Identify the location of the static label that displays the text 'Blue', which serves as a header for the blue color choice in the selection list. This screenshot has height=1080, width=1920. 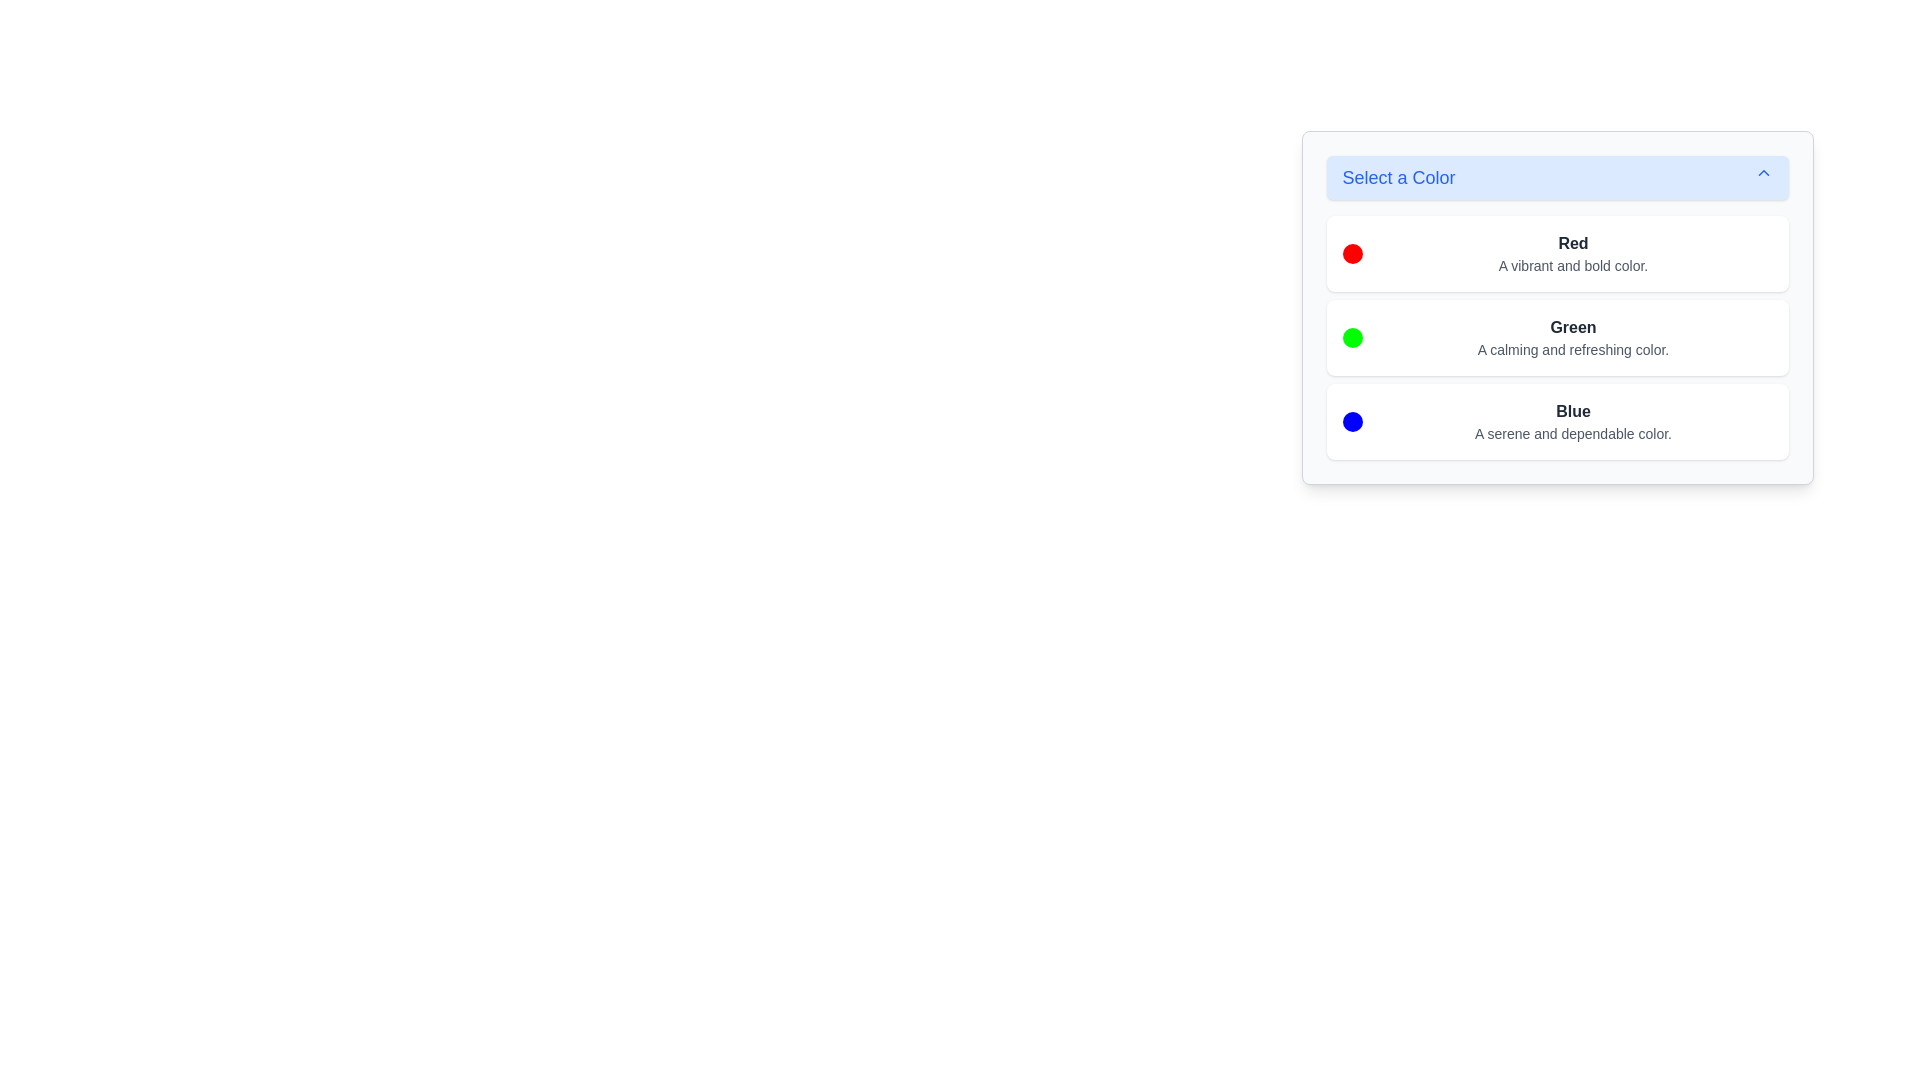
(1572, 411).